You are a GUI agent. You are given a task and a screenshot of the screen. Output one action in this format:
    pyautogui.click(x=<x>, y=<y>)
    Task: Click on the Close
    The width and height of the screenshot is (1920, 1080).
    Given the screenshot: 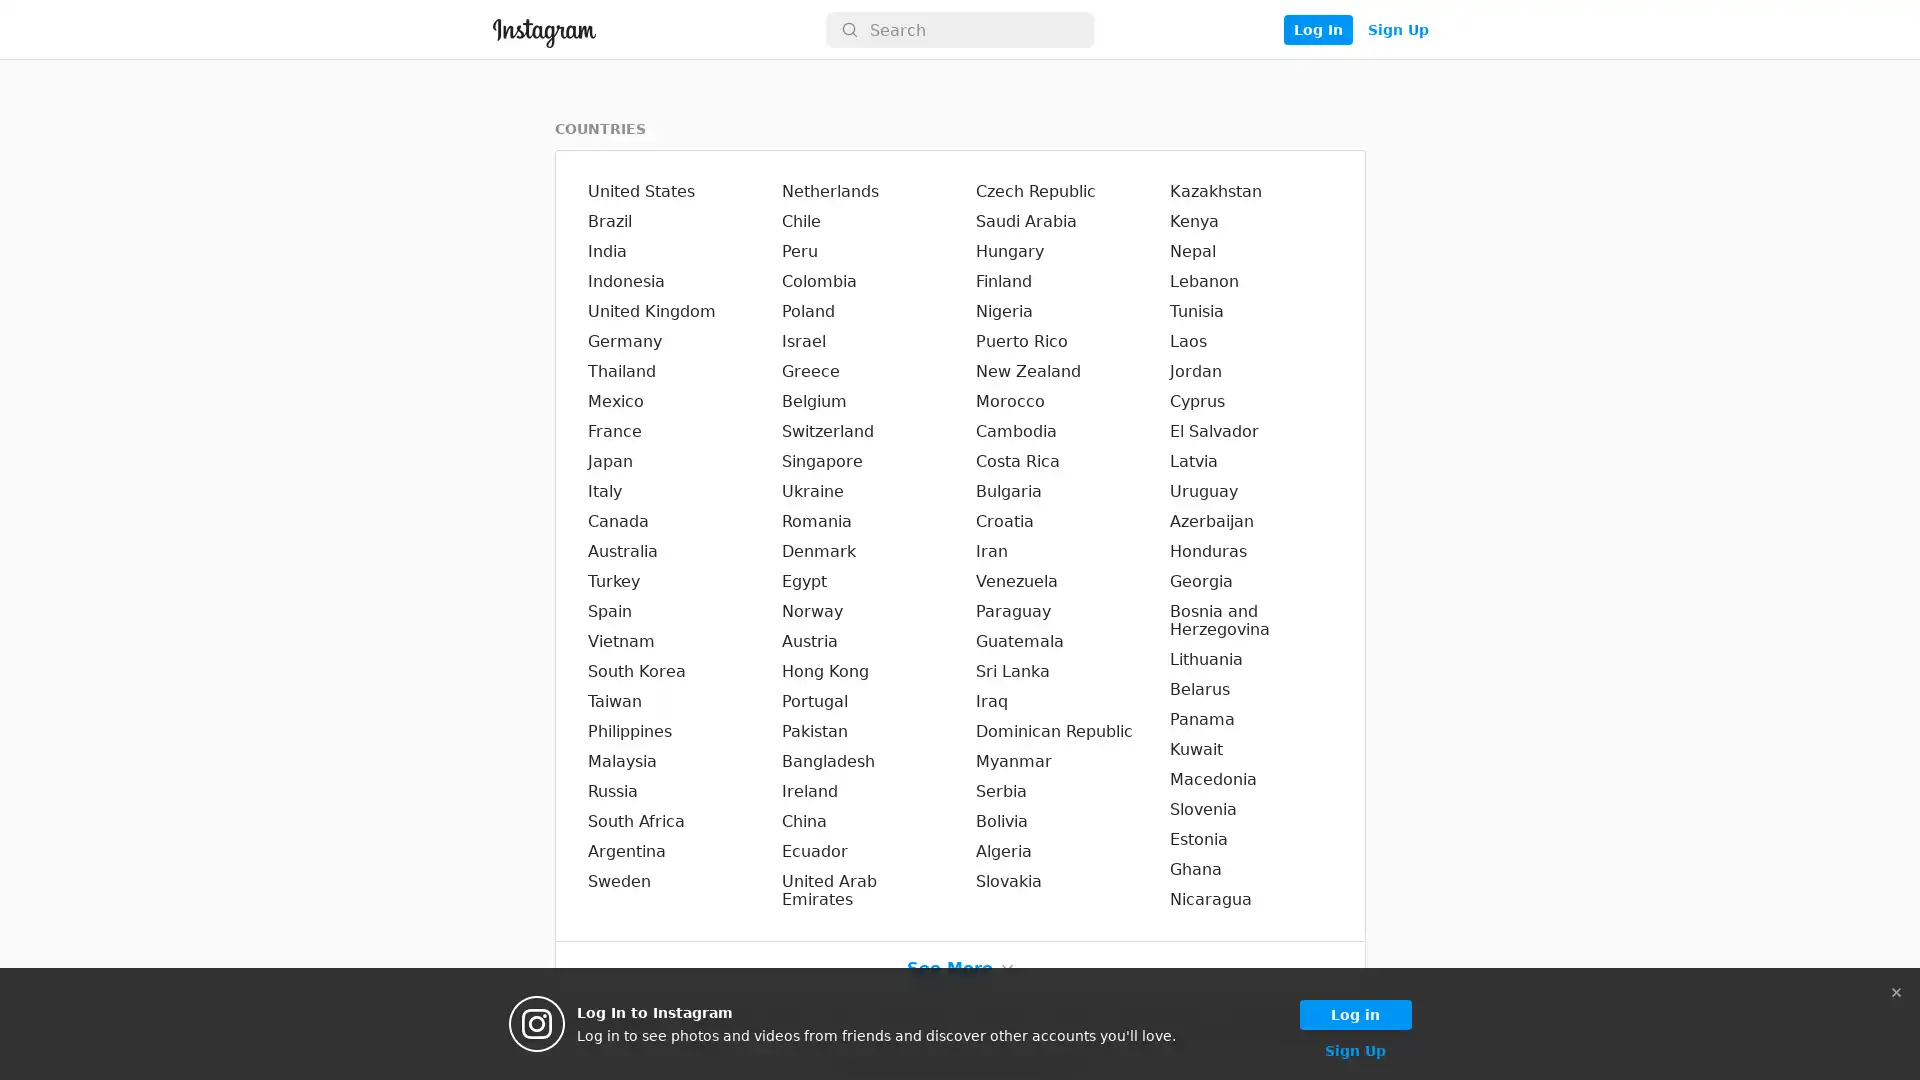 What is the action you would take?
    pyautogui.click(x=1895, y=991)
    